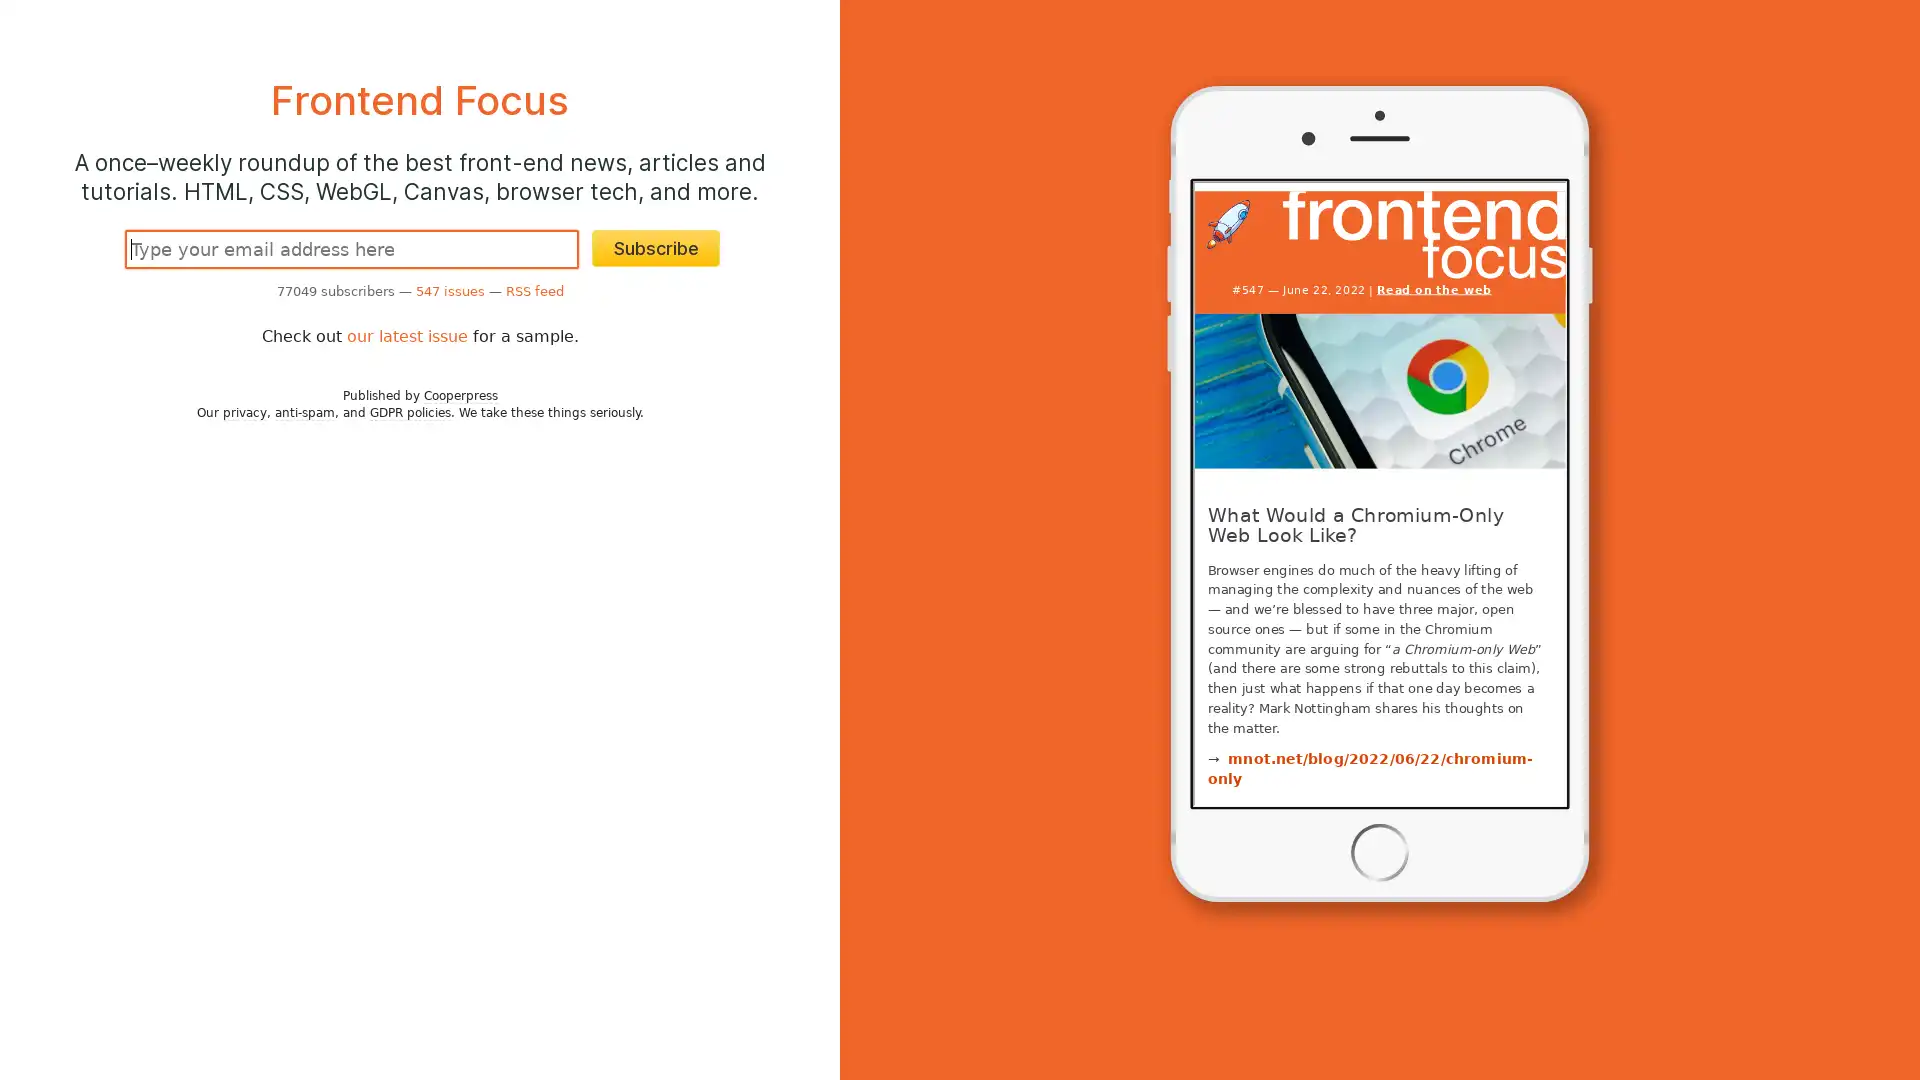  What do you see at coordinates (656, 247) in the screenshot?
I see `Subscribe` at bounding box center [656, 247].